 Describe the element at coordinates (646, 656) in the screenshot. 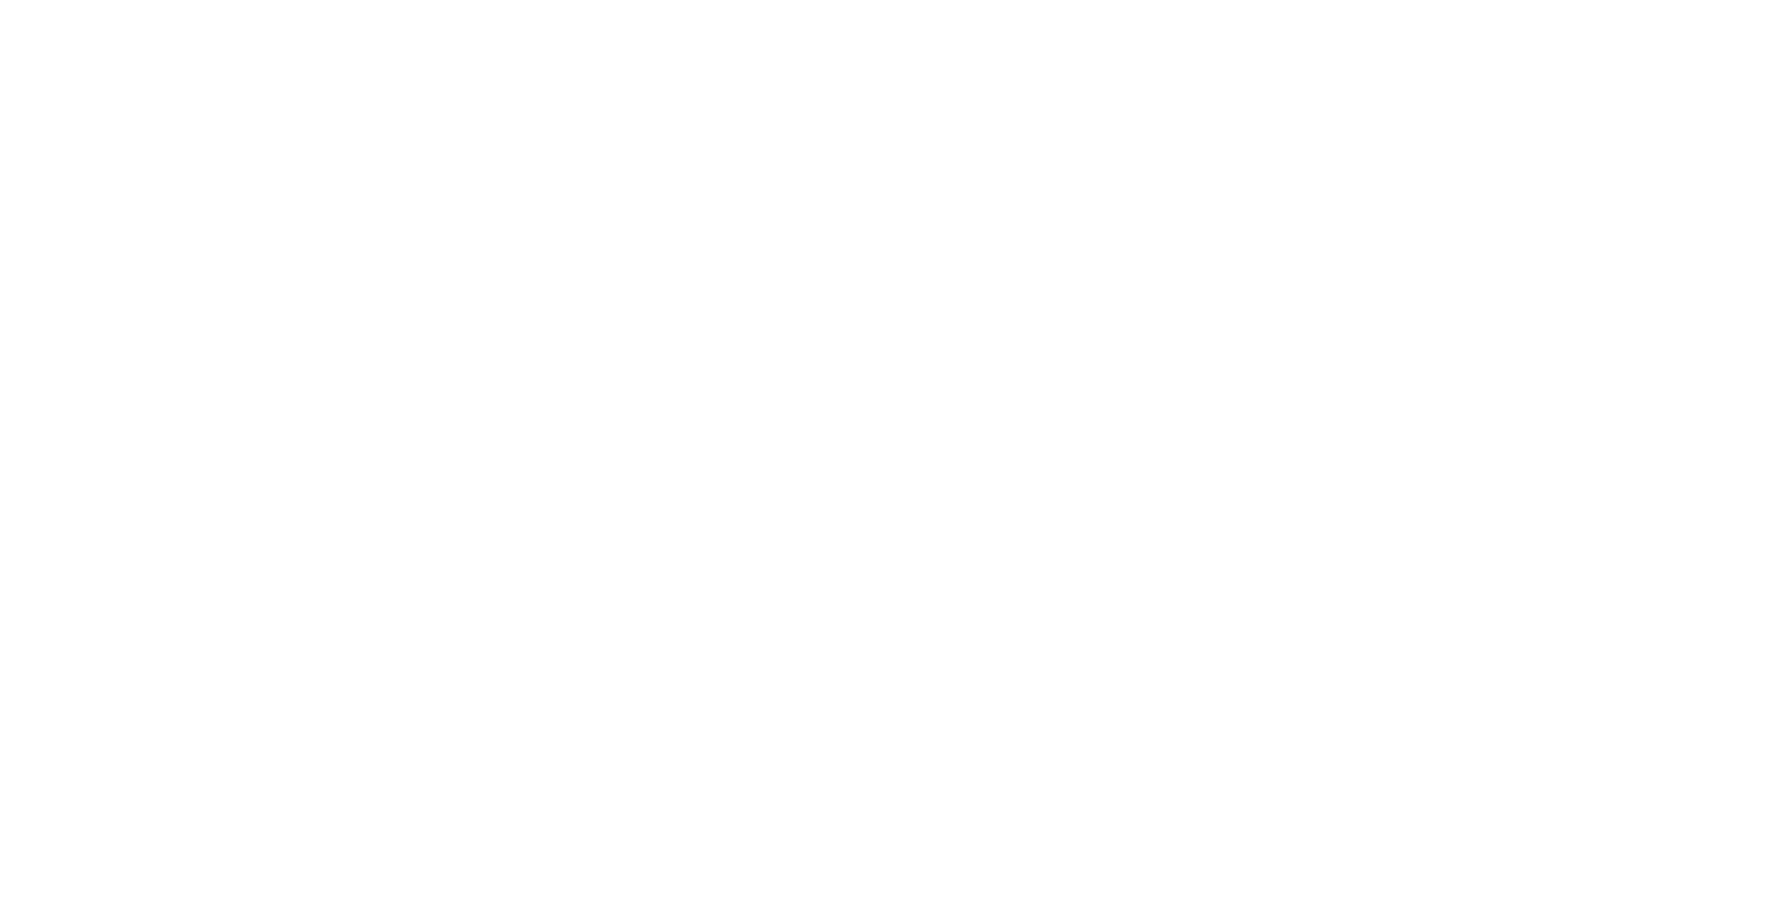

I see `'NHL.com Privacy Policy'` at that location.